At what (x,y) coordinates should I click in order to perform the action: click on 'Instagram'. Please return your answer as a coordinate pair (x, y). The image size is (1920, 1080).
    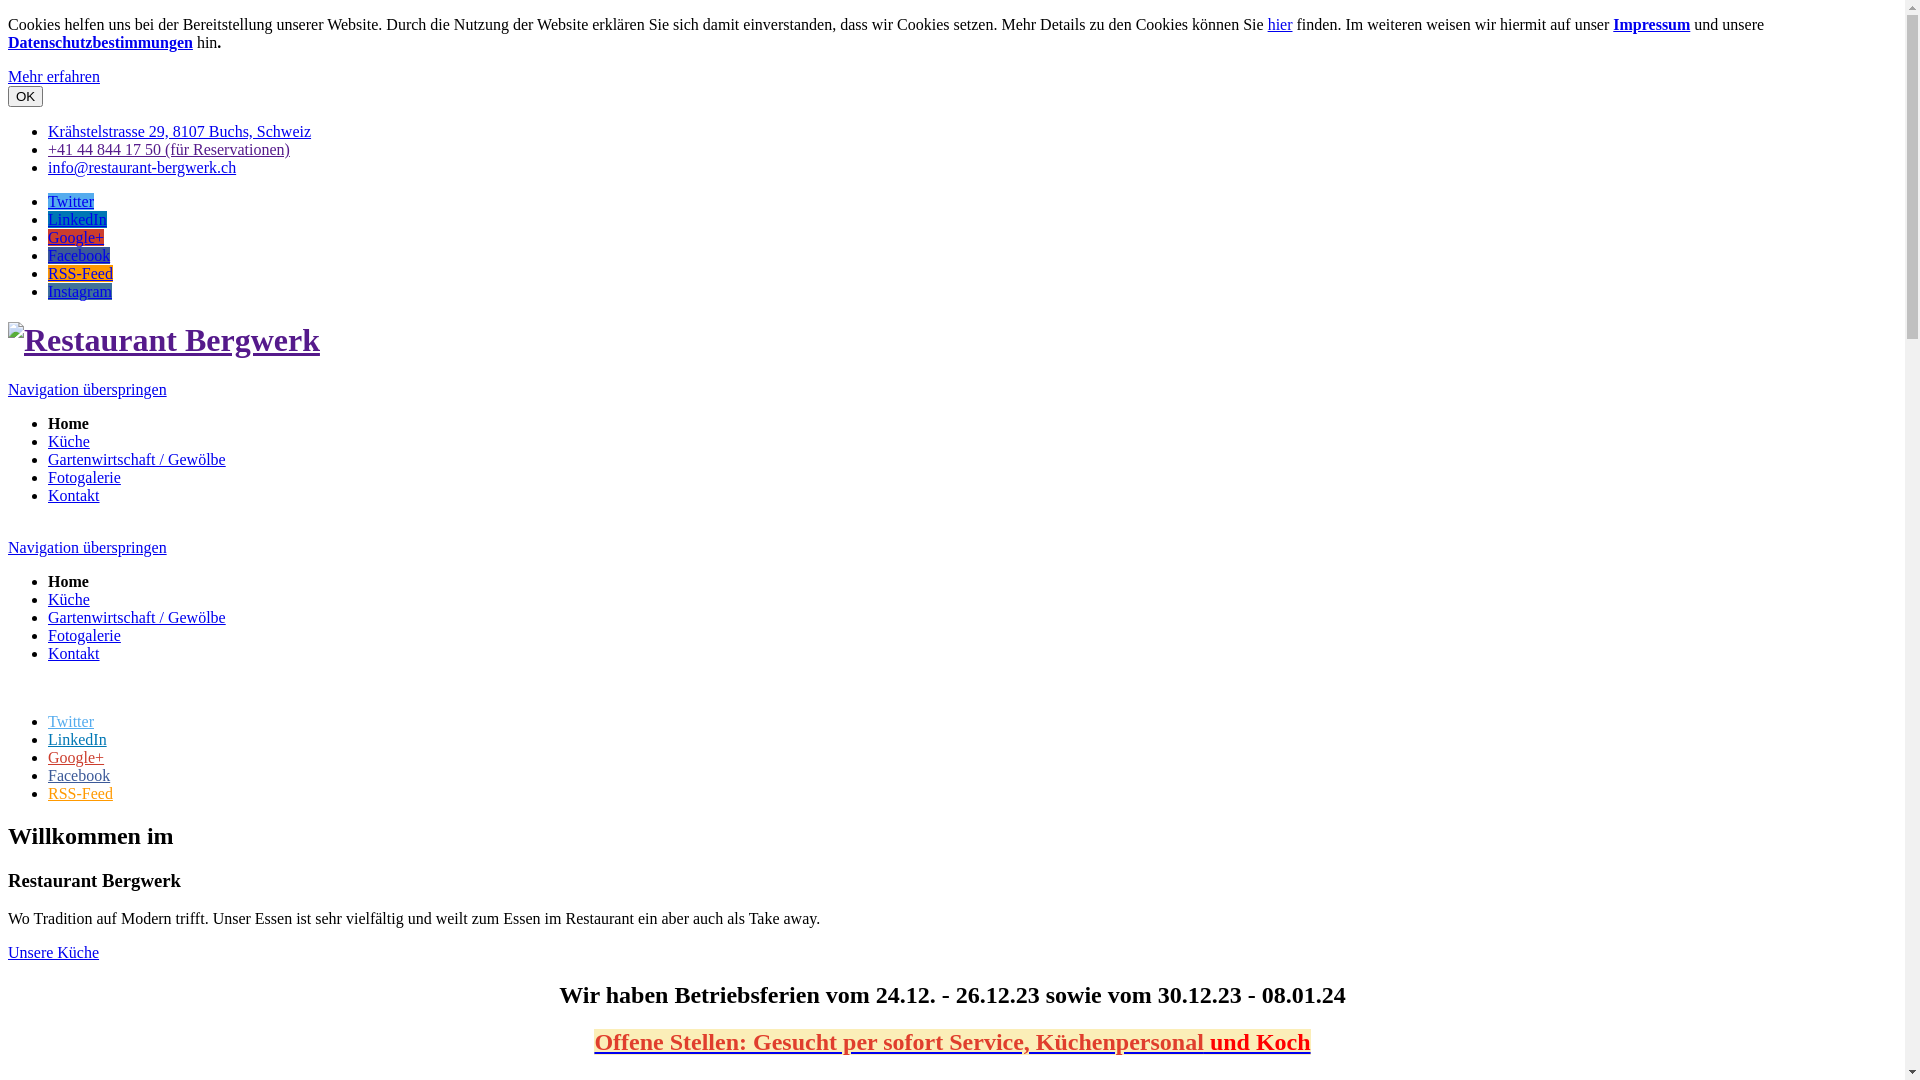
    Looking at the image, I should click on (80, 291).